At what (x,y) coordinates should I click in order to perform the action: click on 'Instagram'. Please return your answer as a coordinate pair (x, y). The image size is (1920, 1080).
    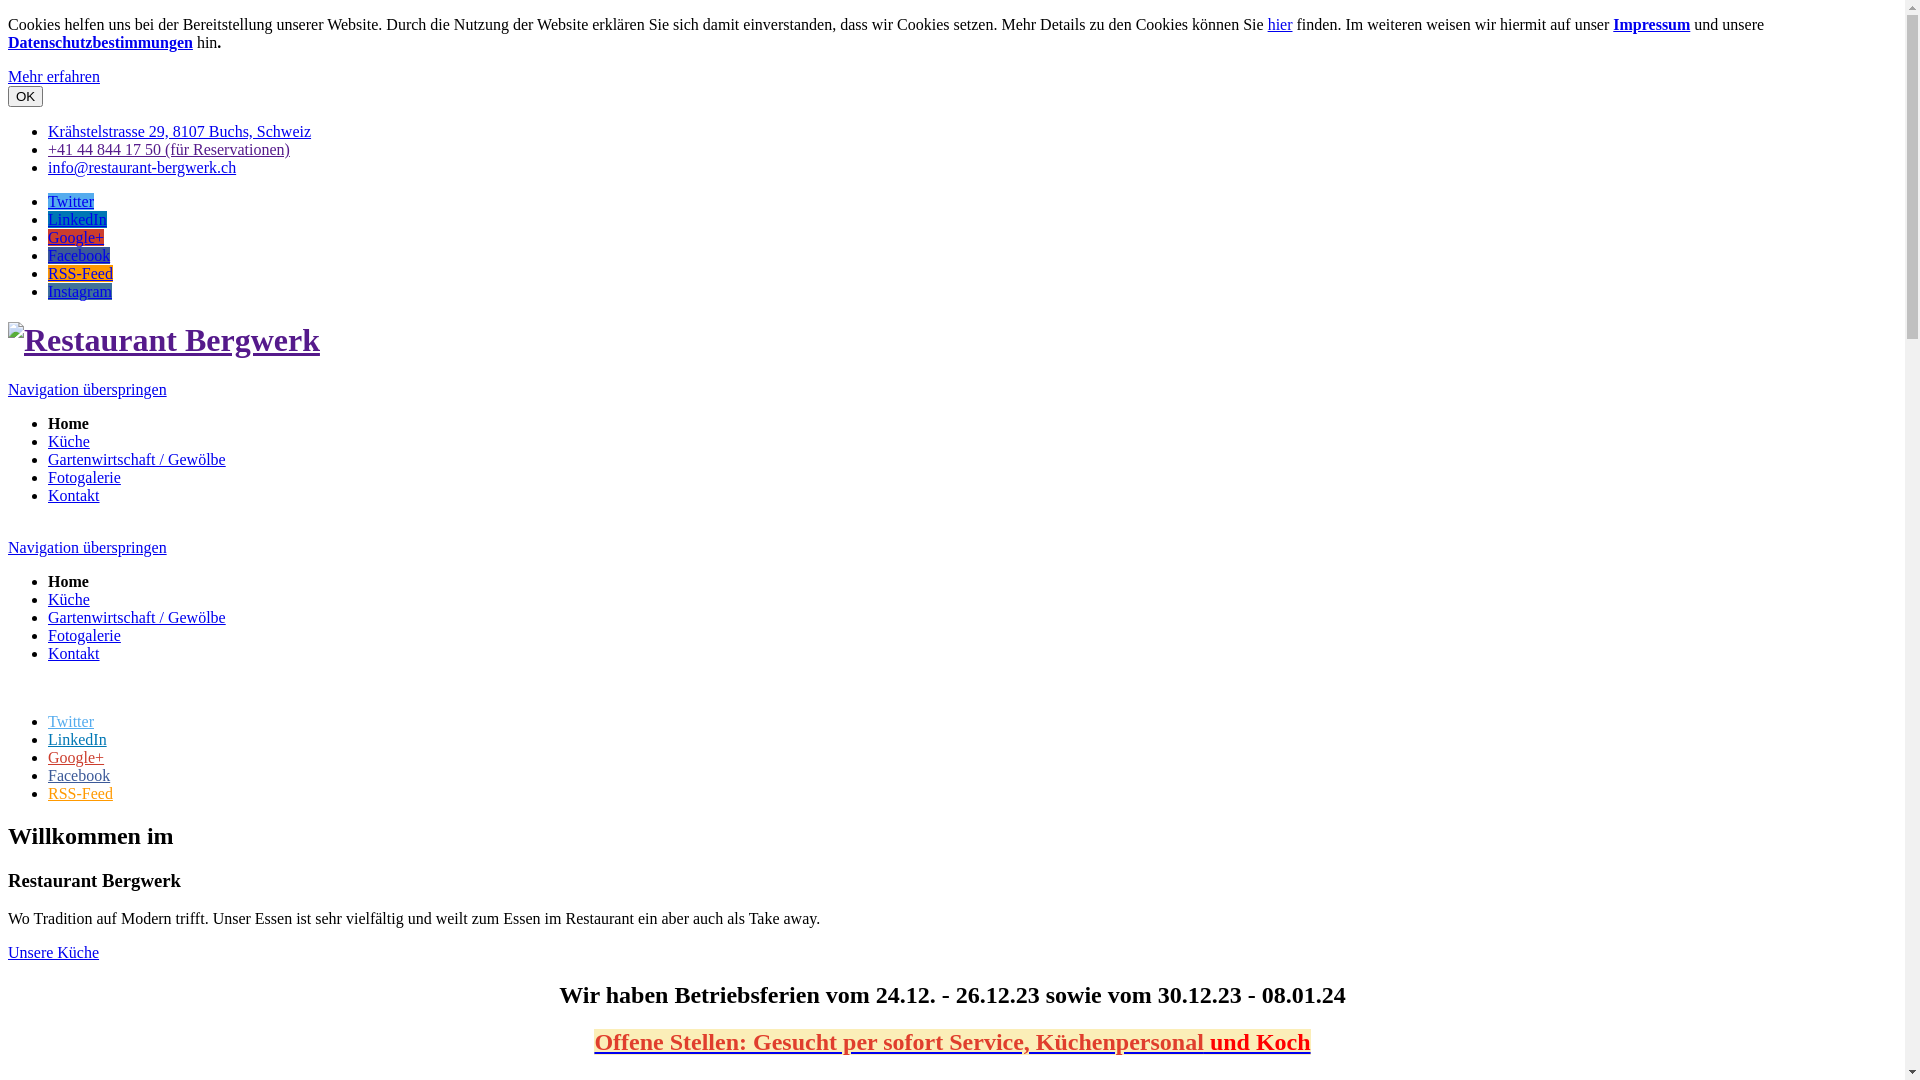
    Looking at the image, I should click on (80, 291).